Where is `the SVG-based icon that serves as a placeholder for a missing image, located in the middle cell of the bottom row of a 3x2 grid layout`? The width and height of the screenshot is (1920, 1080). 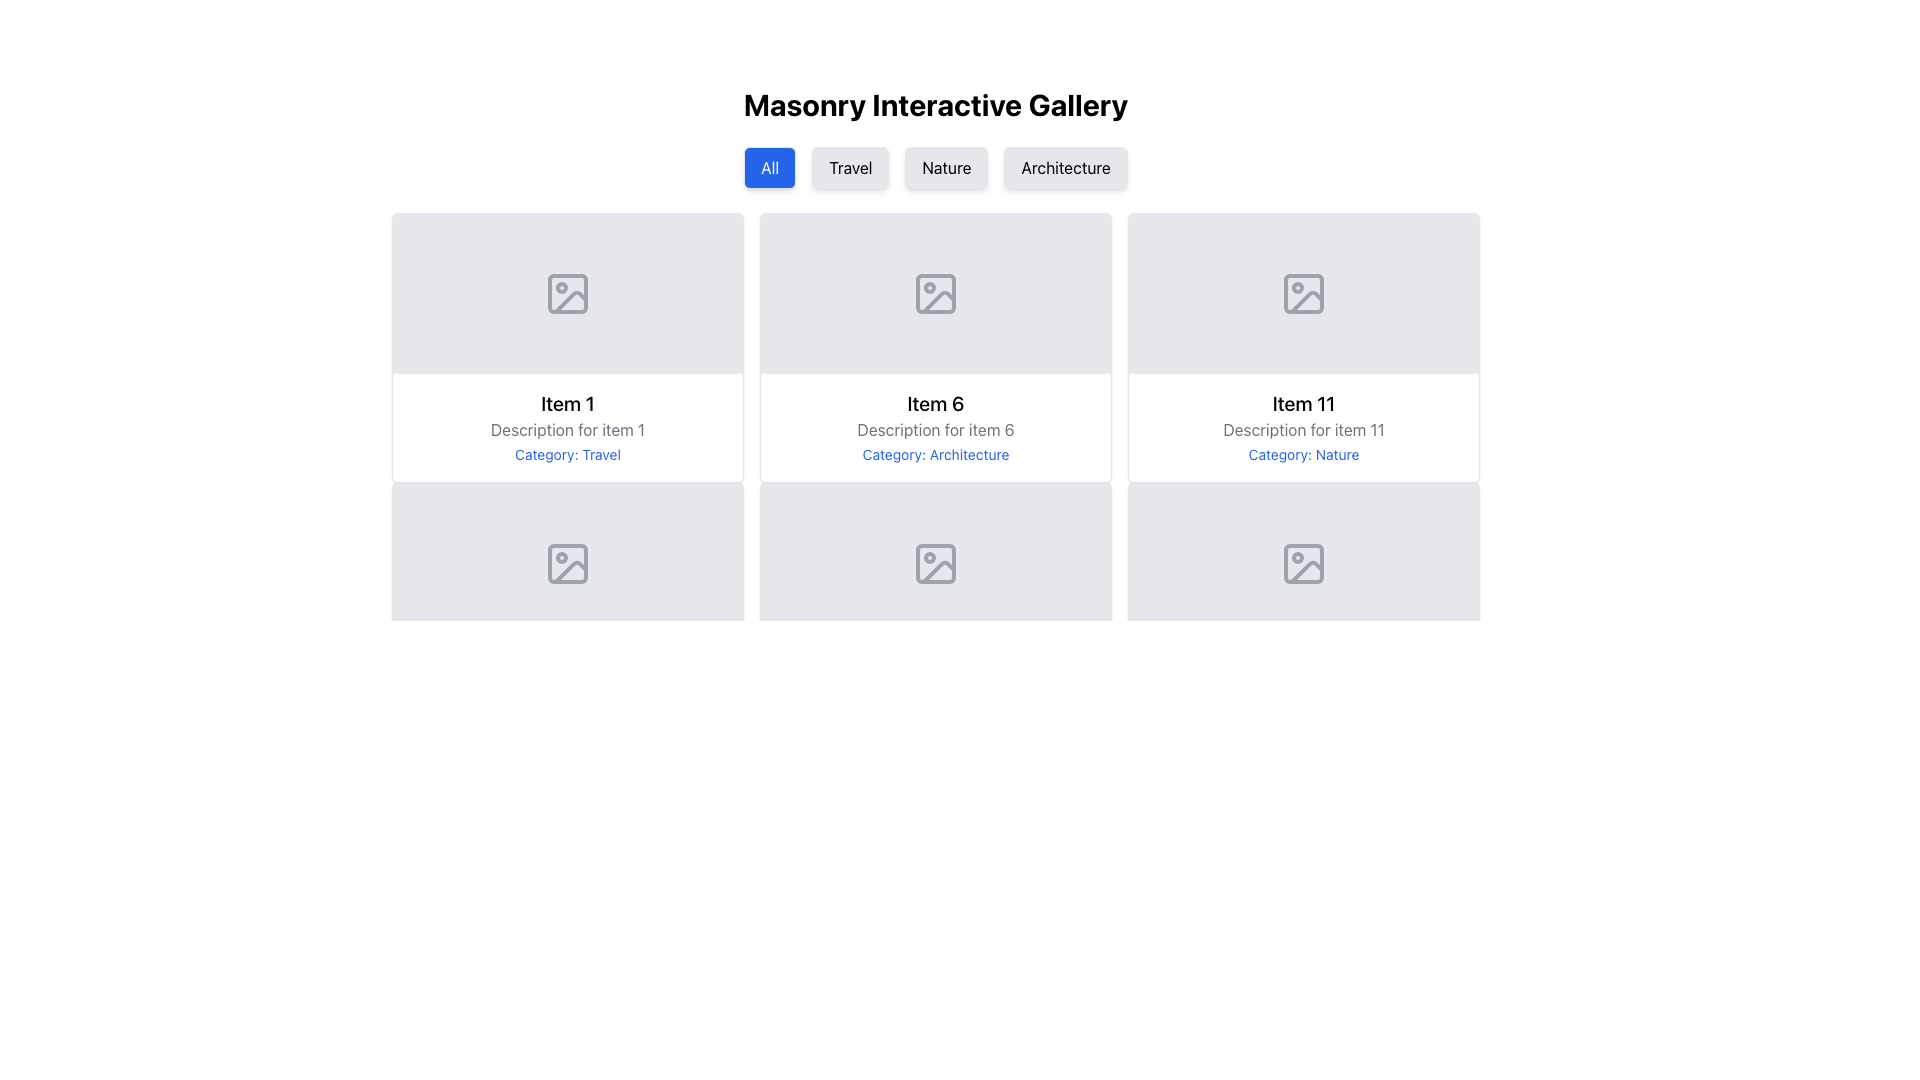 the SVG-based icon that serves as a placeholder for a missing image, located in the middle cell of the bottom row of a 3x2 grid layout is located at coordinates (935, 563).